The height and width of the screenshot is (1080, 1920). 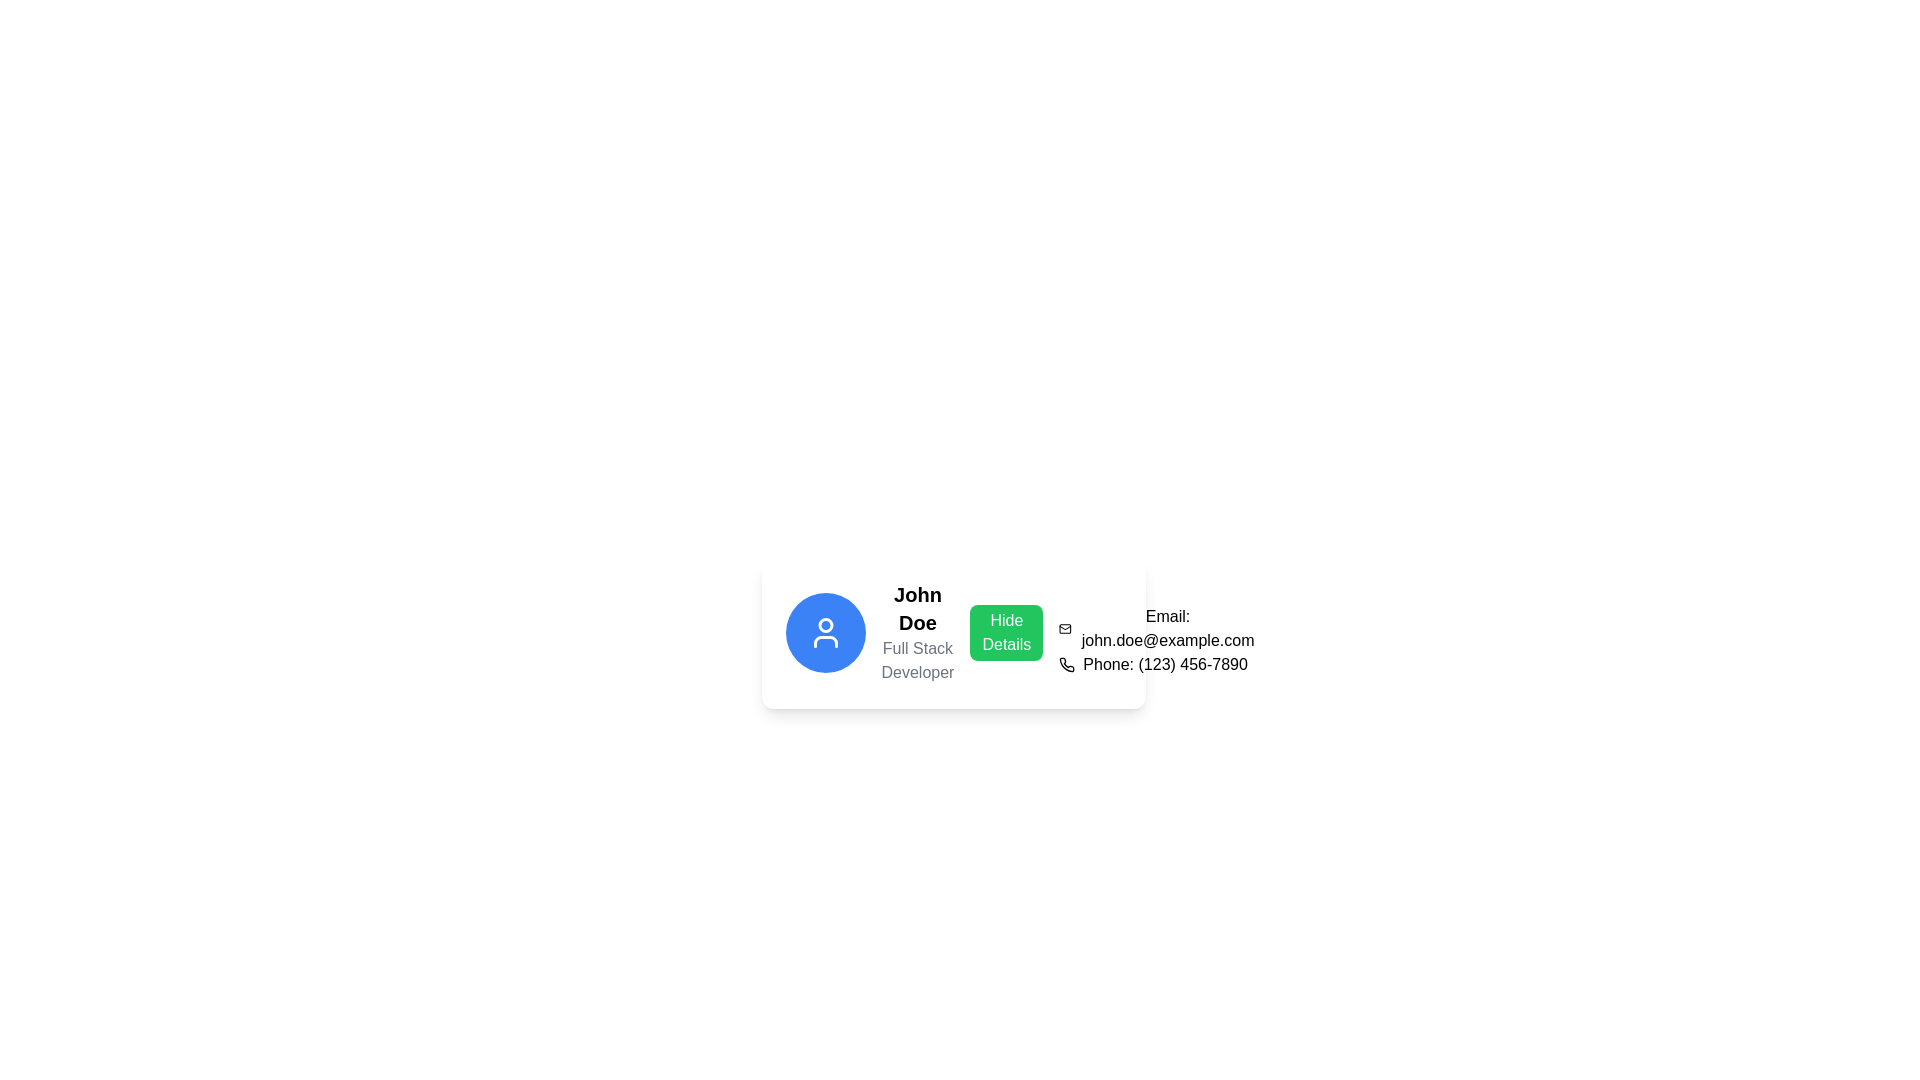 I want to click on the button designed to toggle the visibility of additional user details, located to the far right of the main content within the card, adjacent to the 'John Doe' header, so click(x=1006, y=632).